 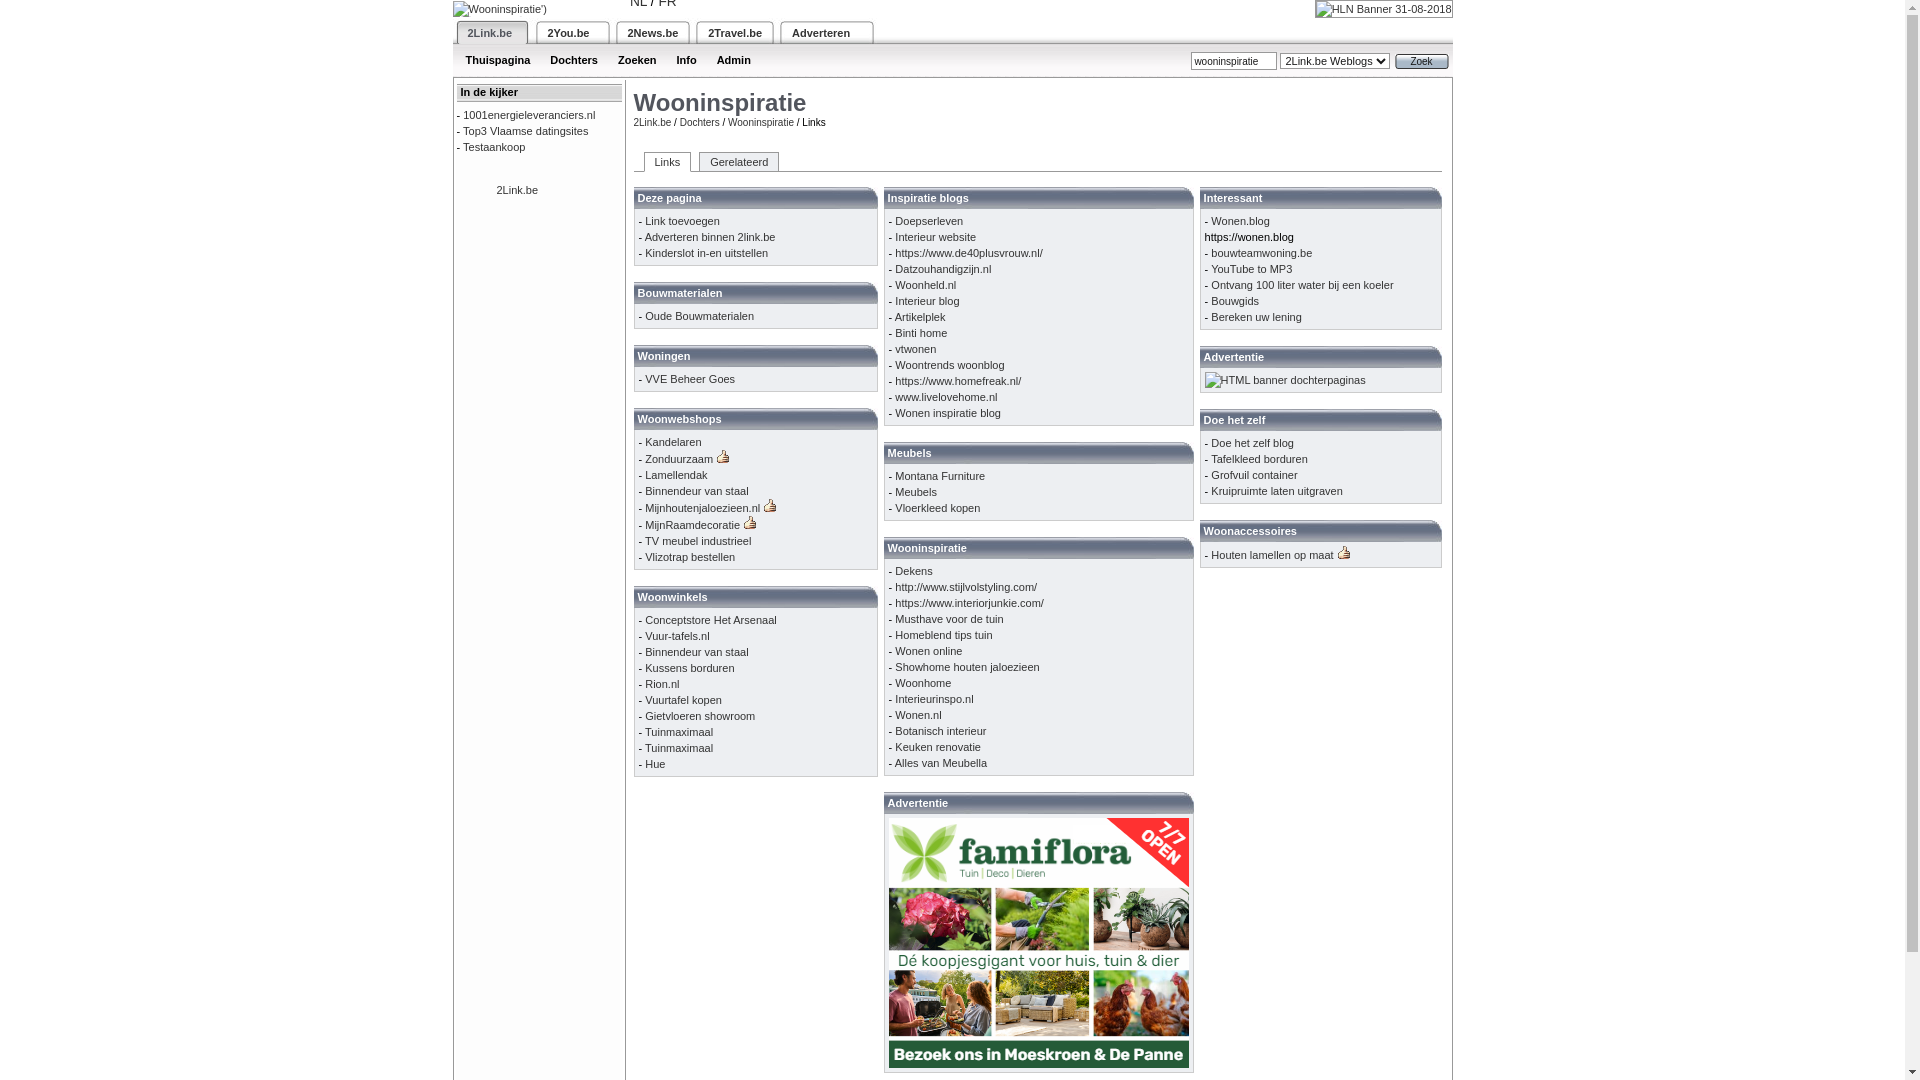 What do you see at coordinates (760, 122) in the screenshot?
I see `'Wooninspiratie'` at bounding box center [760, 122].